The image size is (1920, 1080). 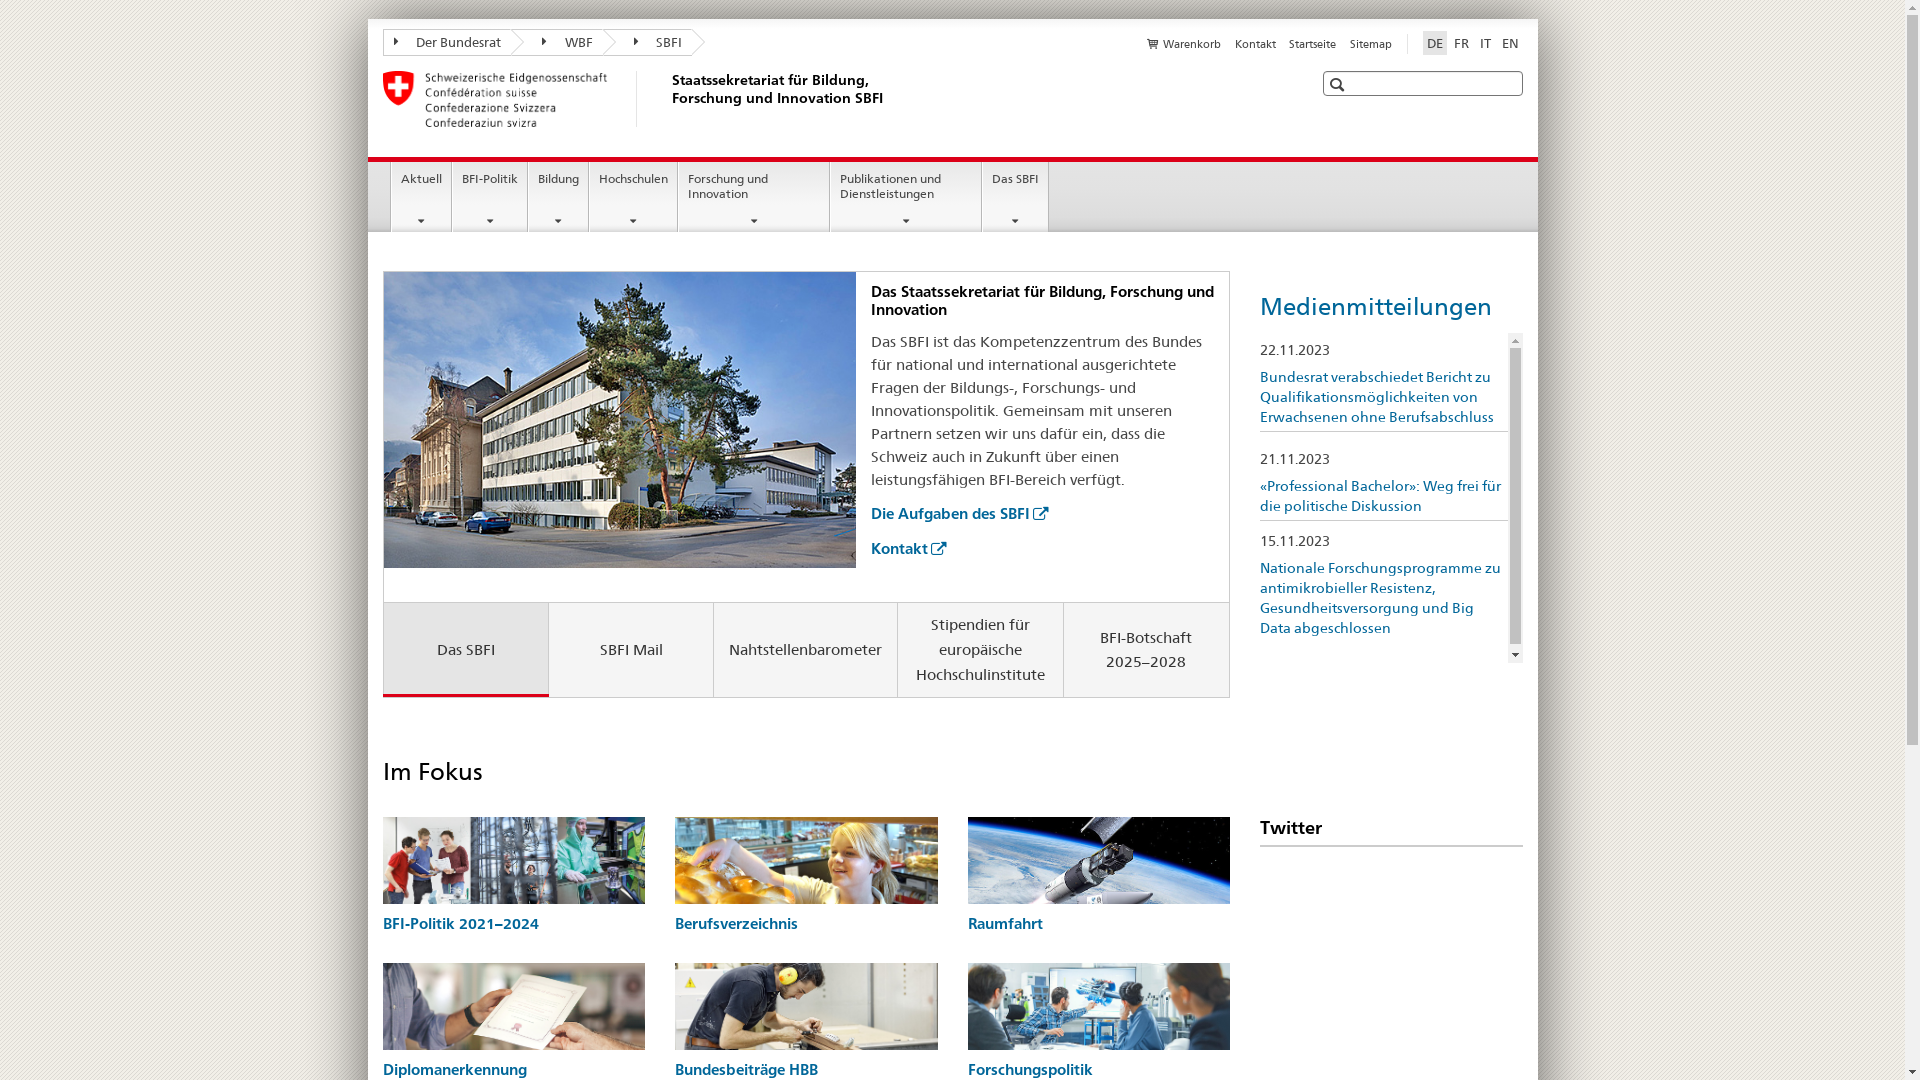 What do you see at coordinates (1233, 43) in the screenshot?
I see `'Kontakt'` at bounding box center [1233, 43].